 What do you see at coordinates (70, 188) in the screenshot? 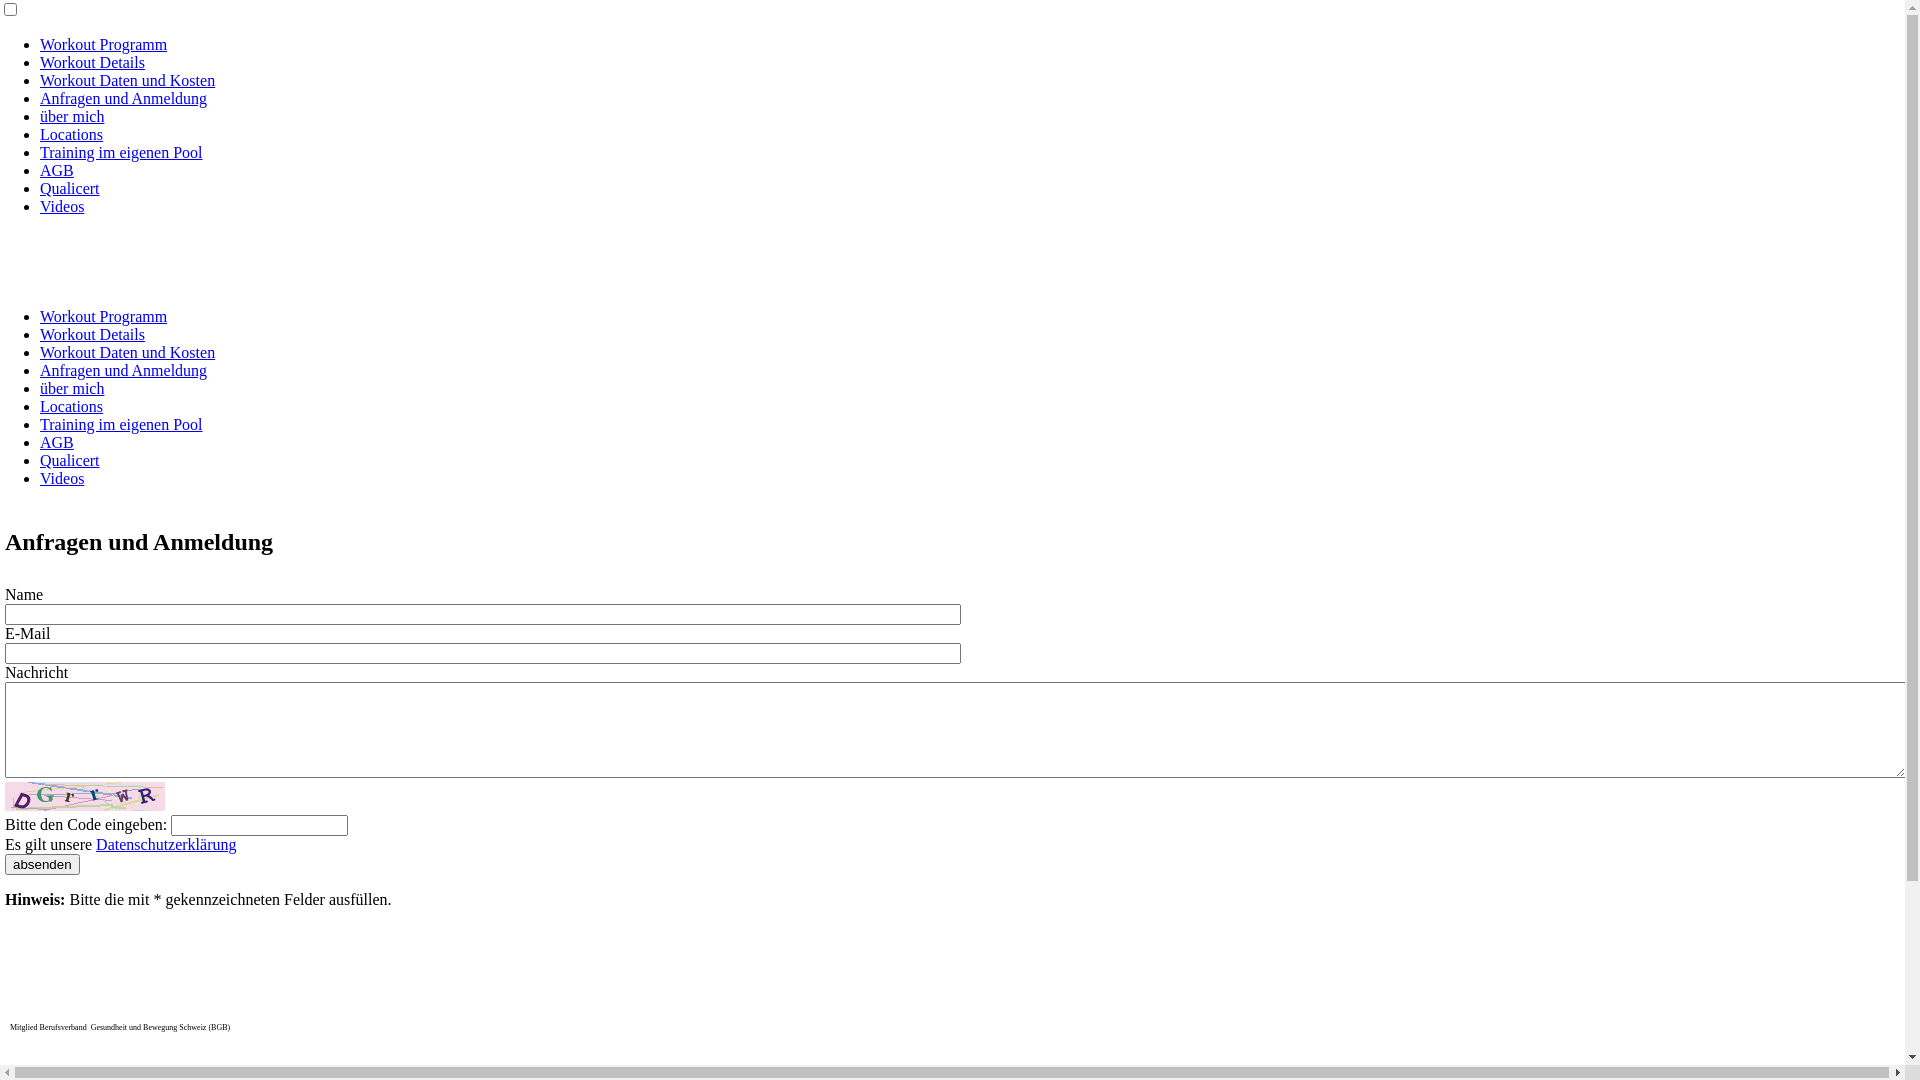
I see `'Qualicert'` at bounding box center [70, 188].